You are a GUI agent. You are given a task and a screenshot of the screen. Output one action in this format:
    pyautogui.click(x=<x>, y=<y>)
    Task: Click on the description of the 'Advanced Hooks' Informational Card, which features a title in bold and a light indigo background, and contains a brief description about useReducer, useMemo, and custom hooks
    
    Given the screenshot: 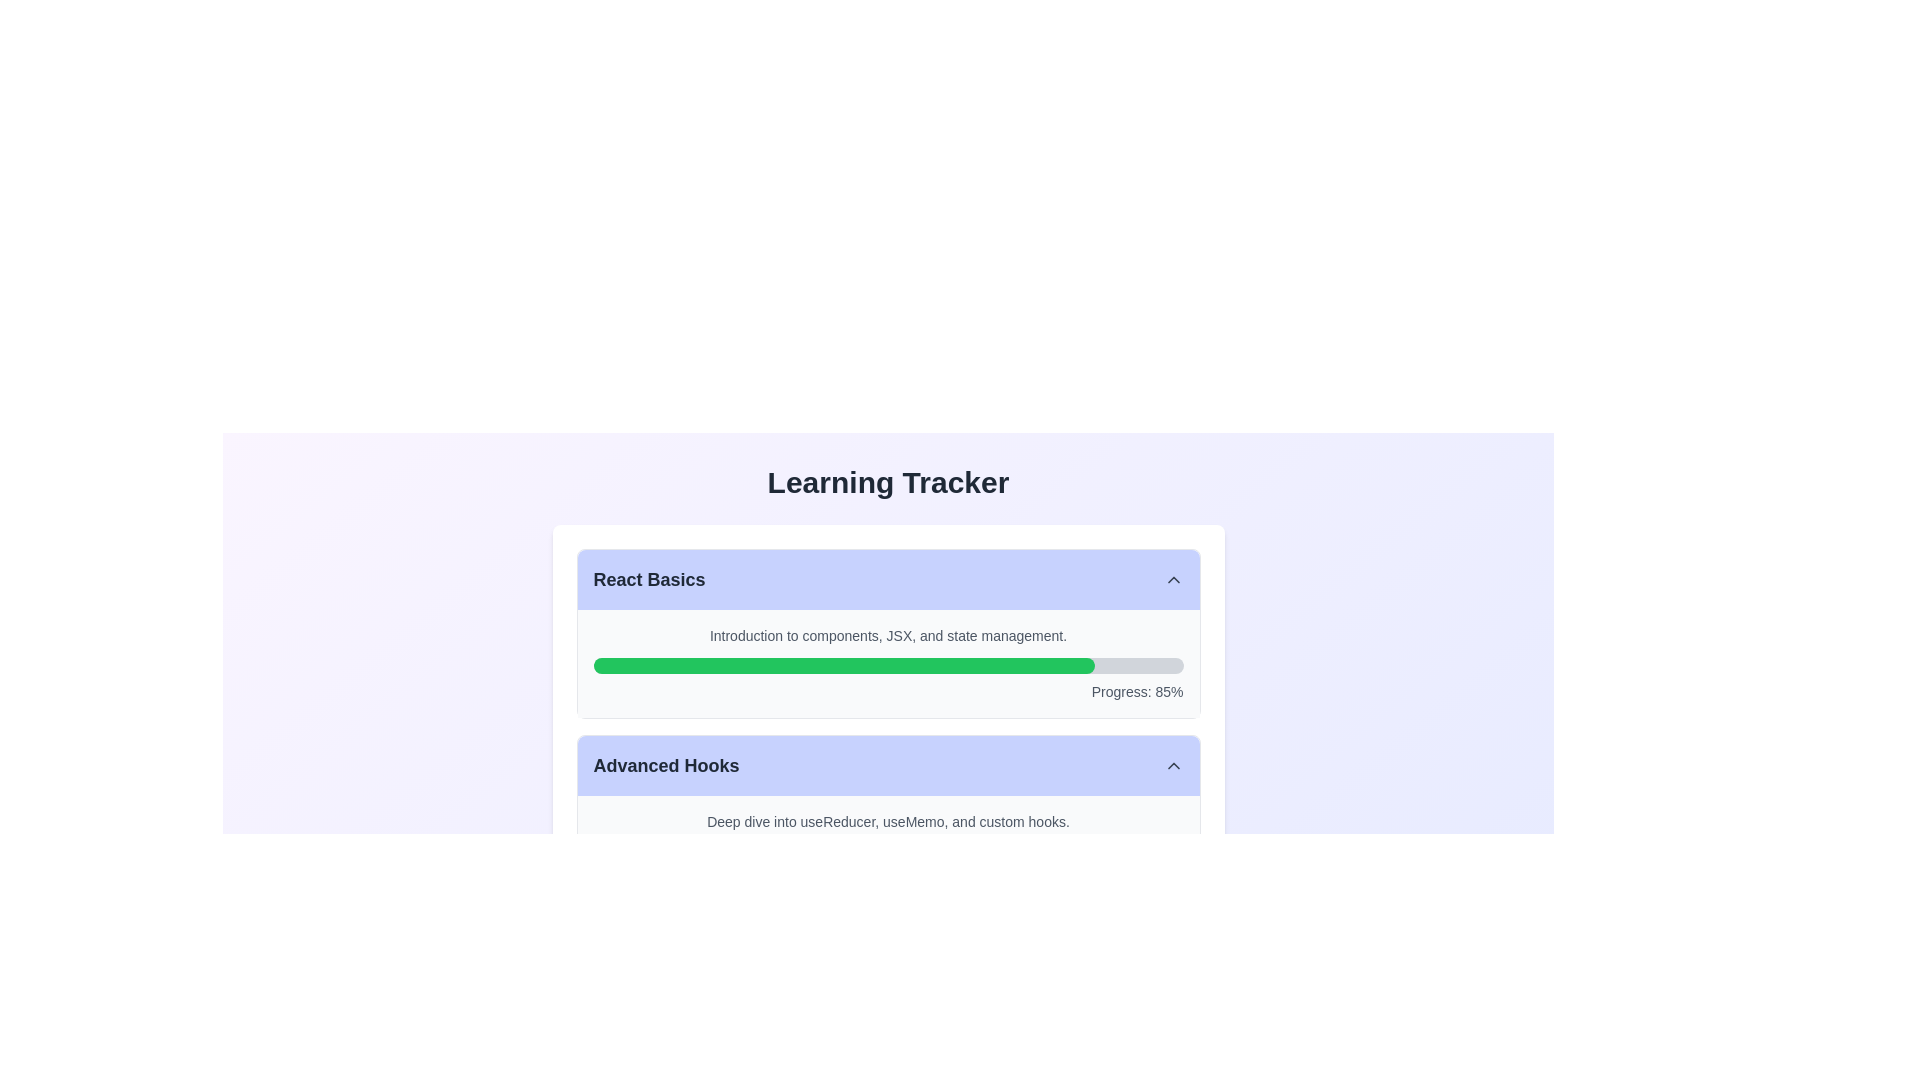 What is the action you would take?
    pyautogui.click(x=887, y=820)
    